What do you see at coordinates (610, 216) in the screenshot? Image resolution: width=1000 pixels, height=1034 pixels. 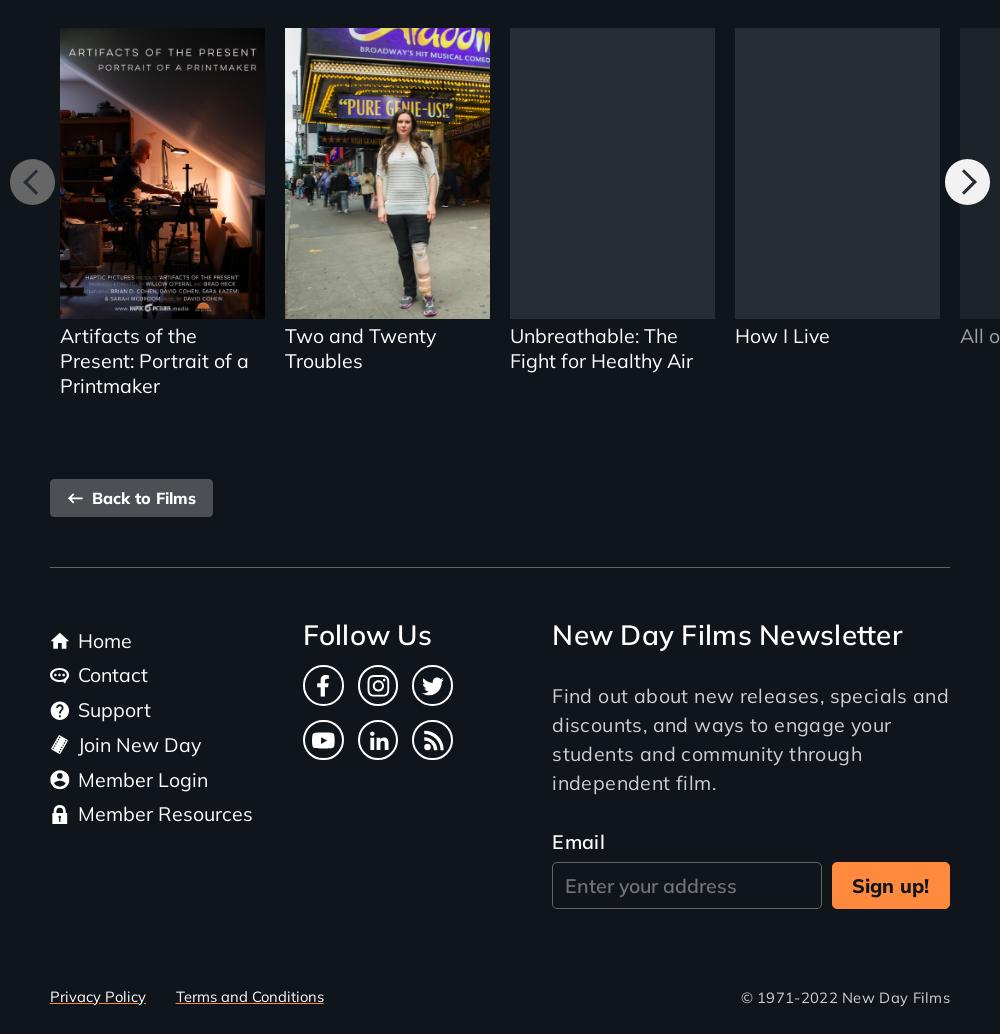 I see `'Unbreathable: The Fight for Healthy Air spotlights the ongoing struggle for clean air in the United States.'` at bounding box center [610, 216].